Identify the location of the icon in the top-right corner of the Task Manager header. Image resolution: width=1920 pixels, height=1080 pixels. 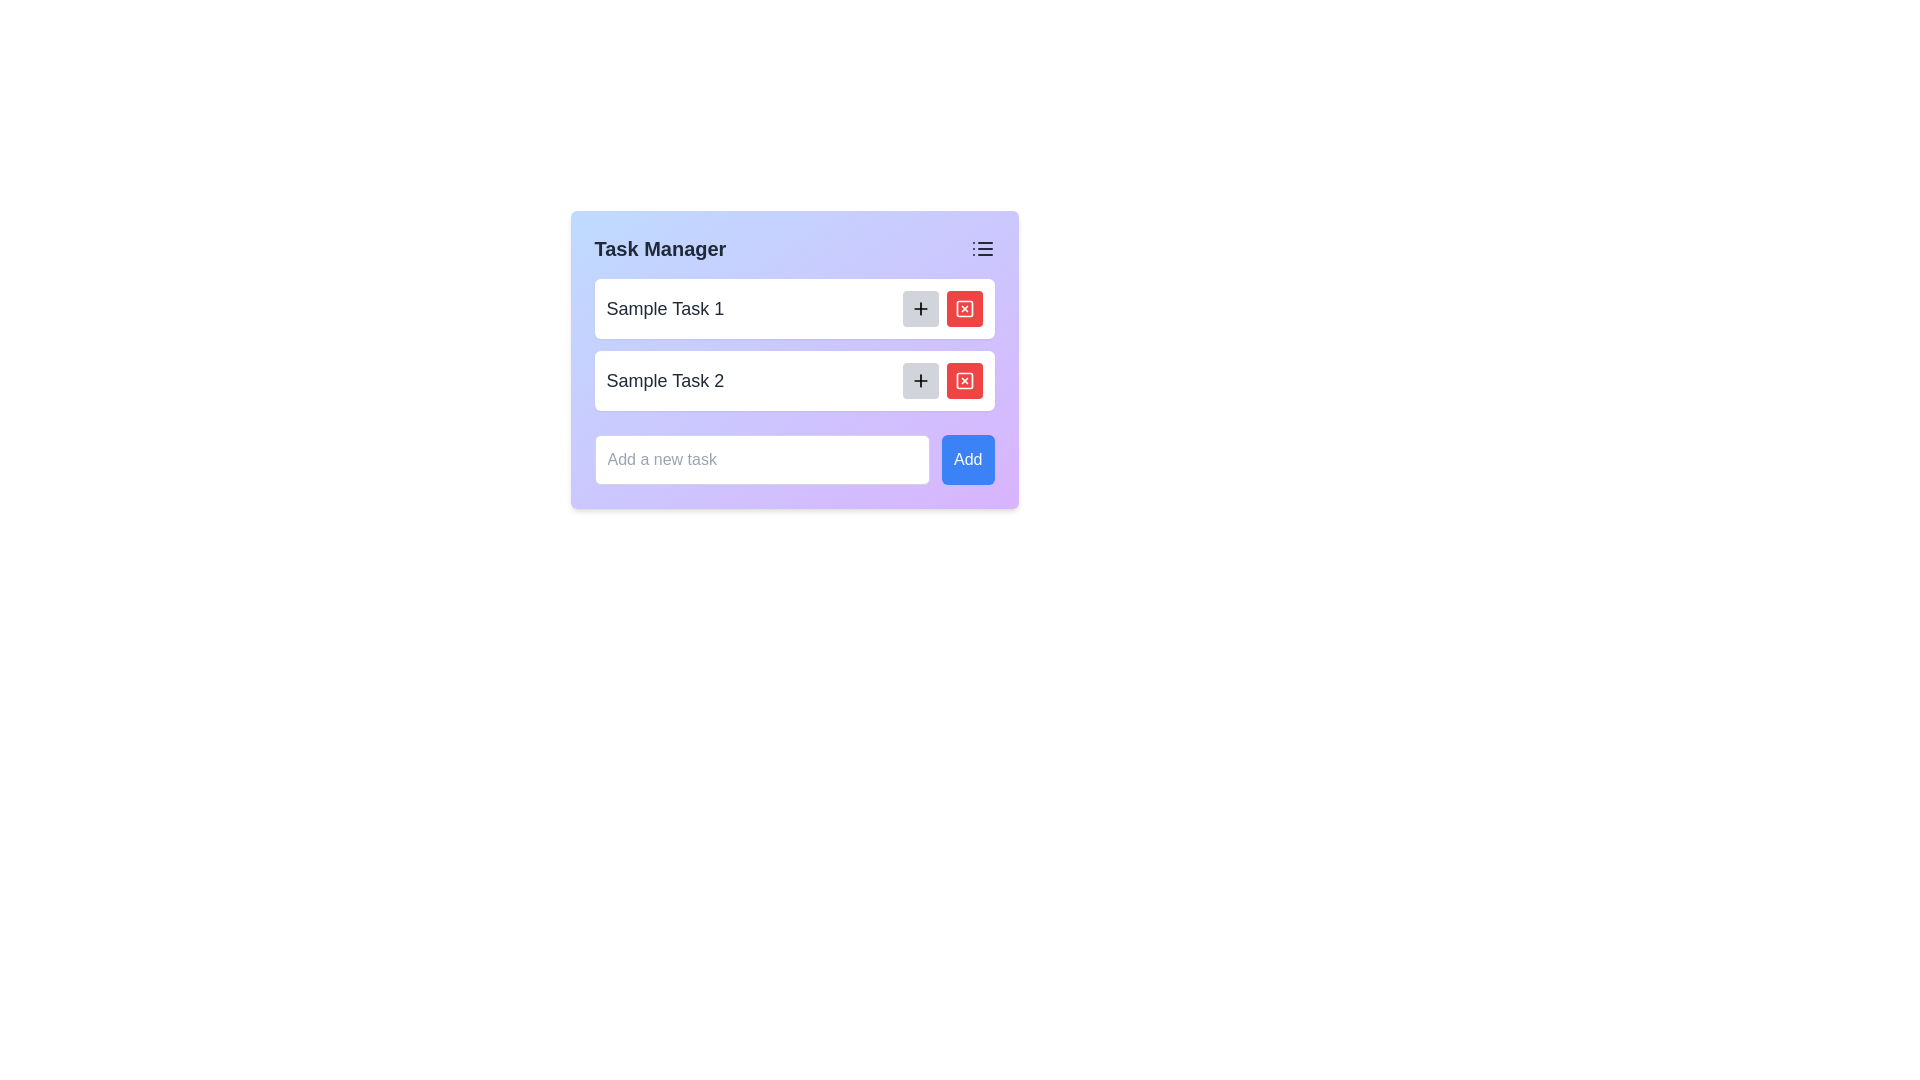
(982, 248).